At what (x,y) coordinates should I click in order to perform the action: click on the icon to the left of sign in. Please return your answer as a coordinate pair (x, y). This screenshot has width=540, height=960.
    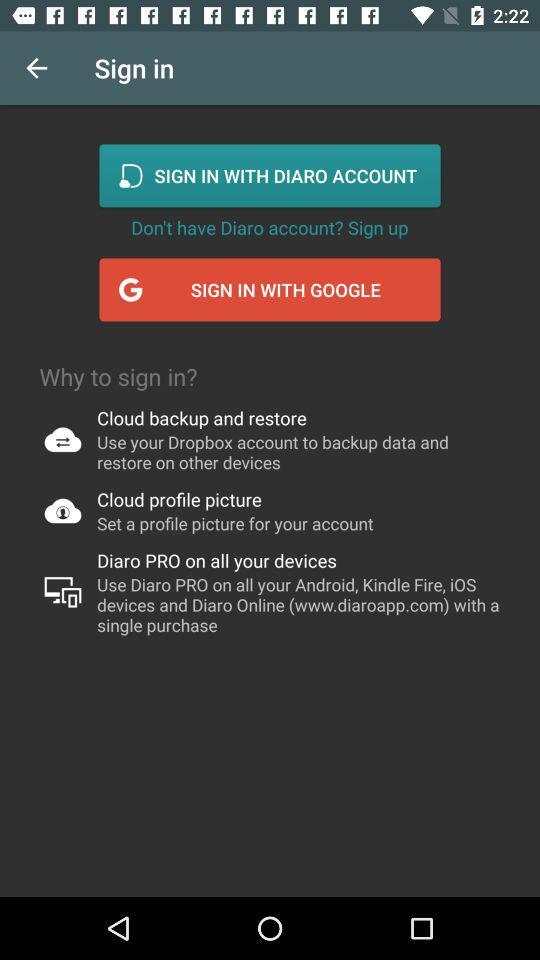
    Looking at the image, I should click on (36, 68).